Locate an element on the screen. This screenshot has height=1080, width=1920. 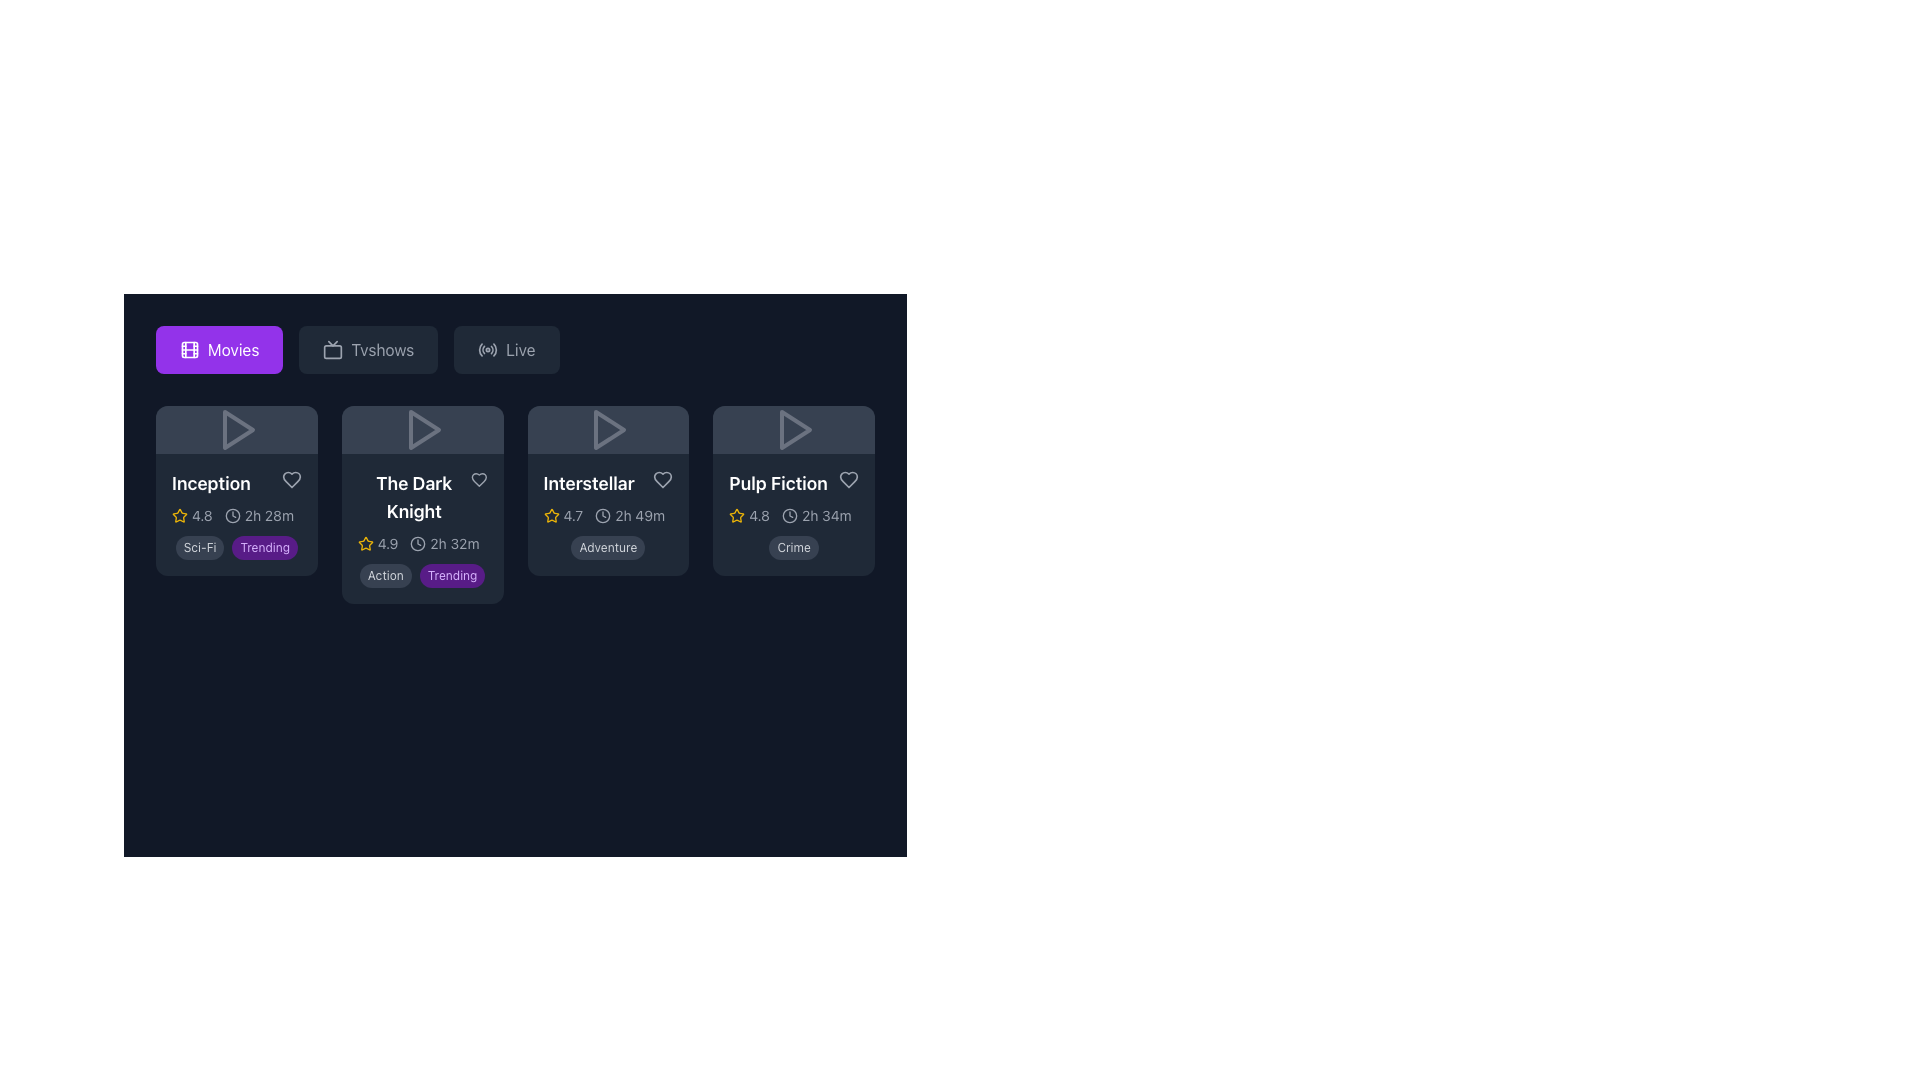
the runtime information label displaying '2h 28m' next to the clock icon in the 'Inception' movie card is located at coordinates (258, 515).